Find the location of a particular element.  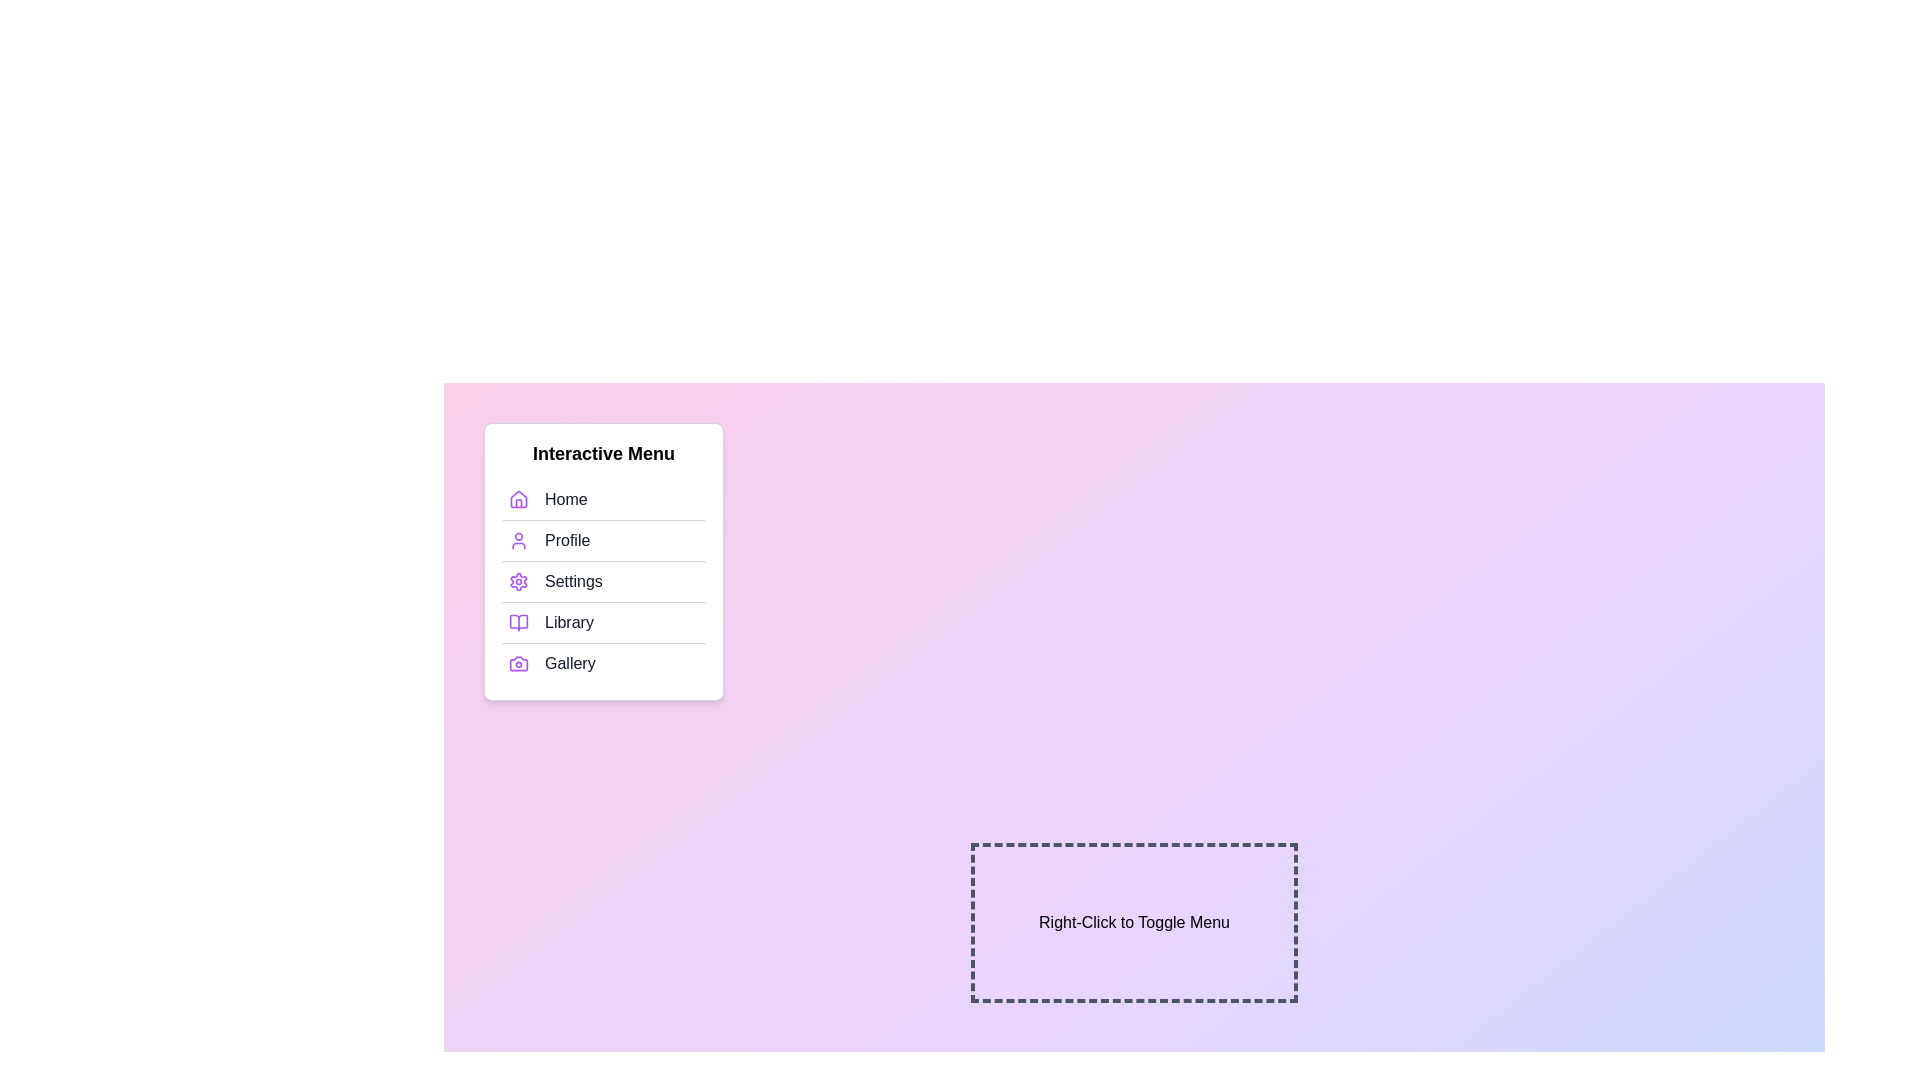

the bordered area to toggle the menu visibility is located at coordinates (1134, 922).